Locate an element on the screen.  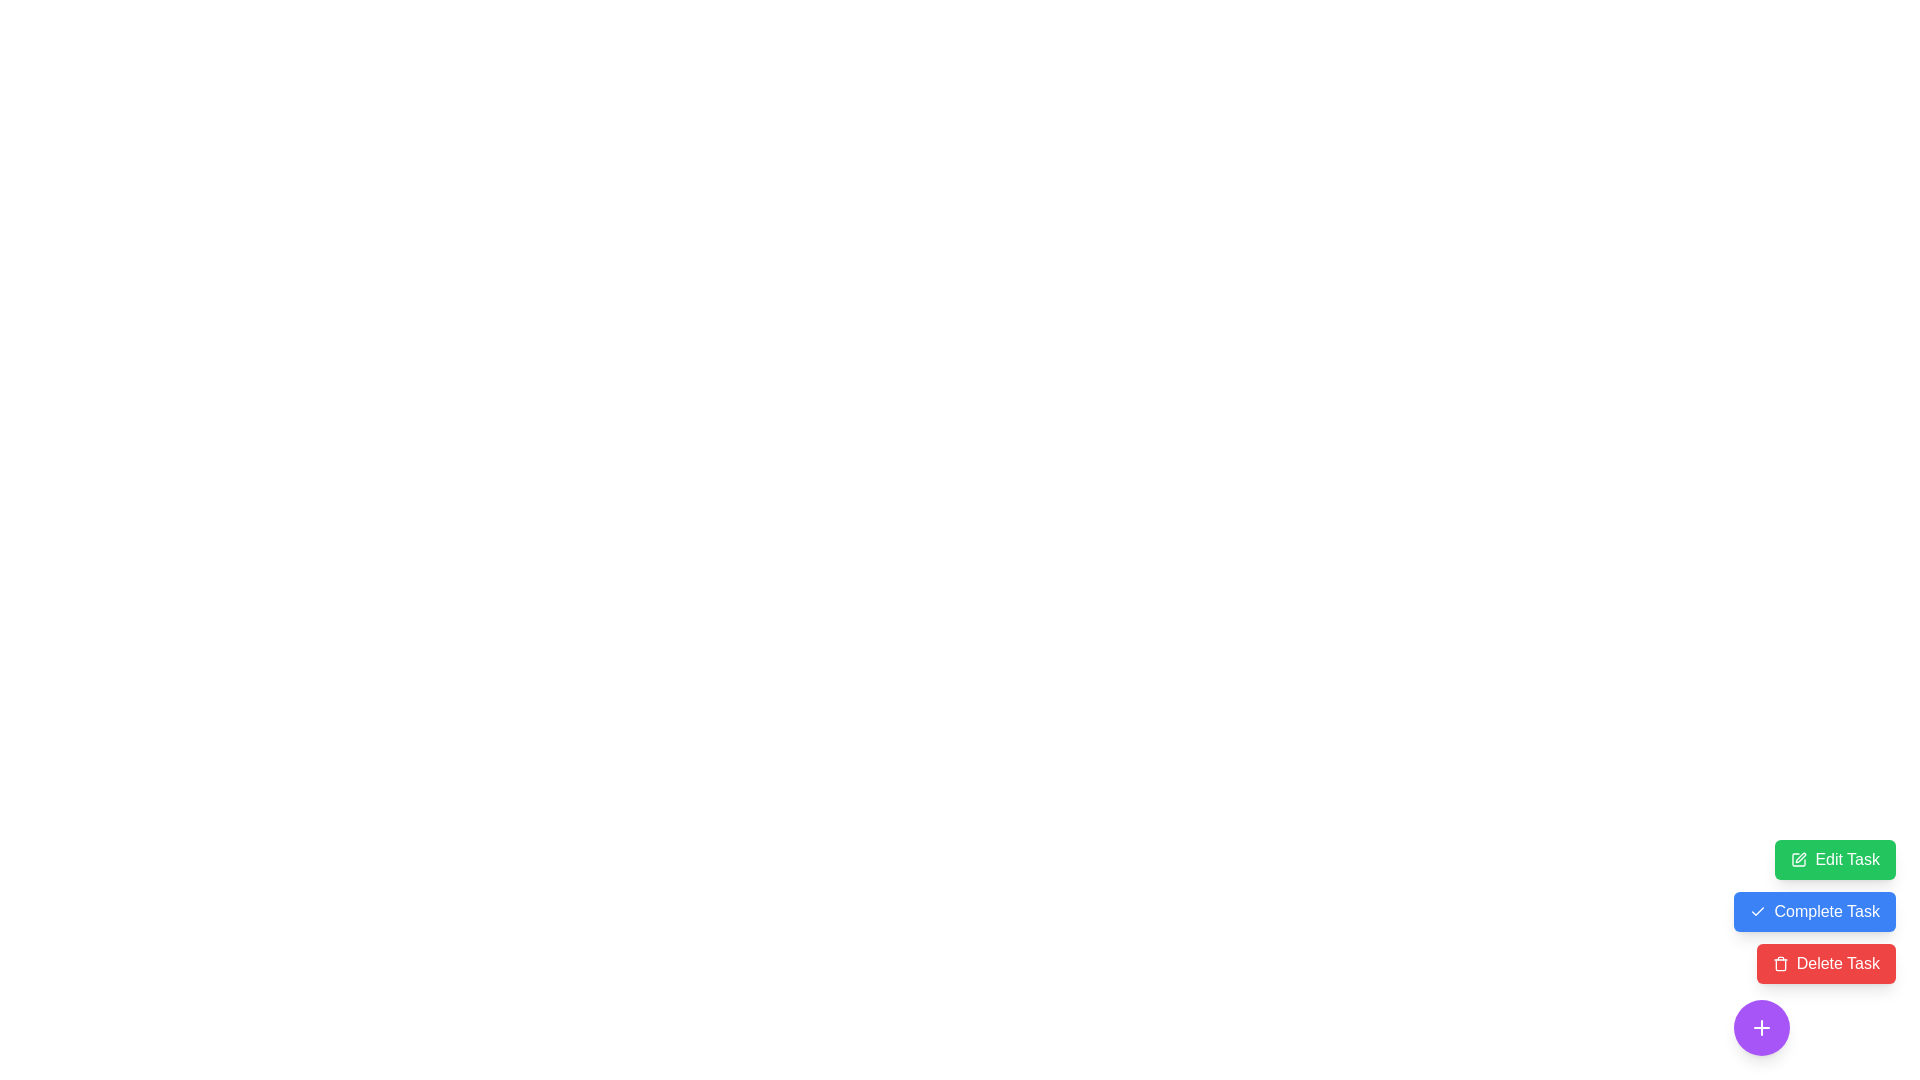
the Delete button located at the bottom of the vertical stack of buttons in the bottom-right corner of the interface is located at coordinates (1815, 947).